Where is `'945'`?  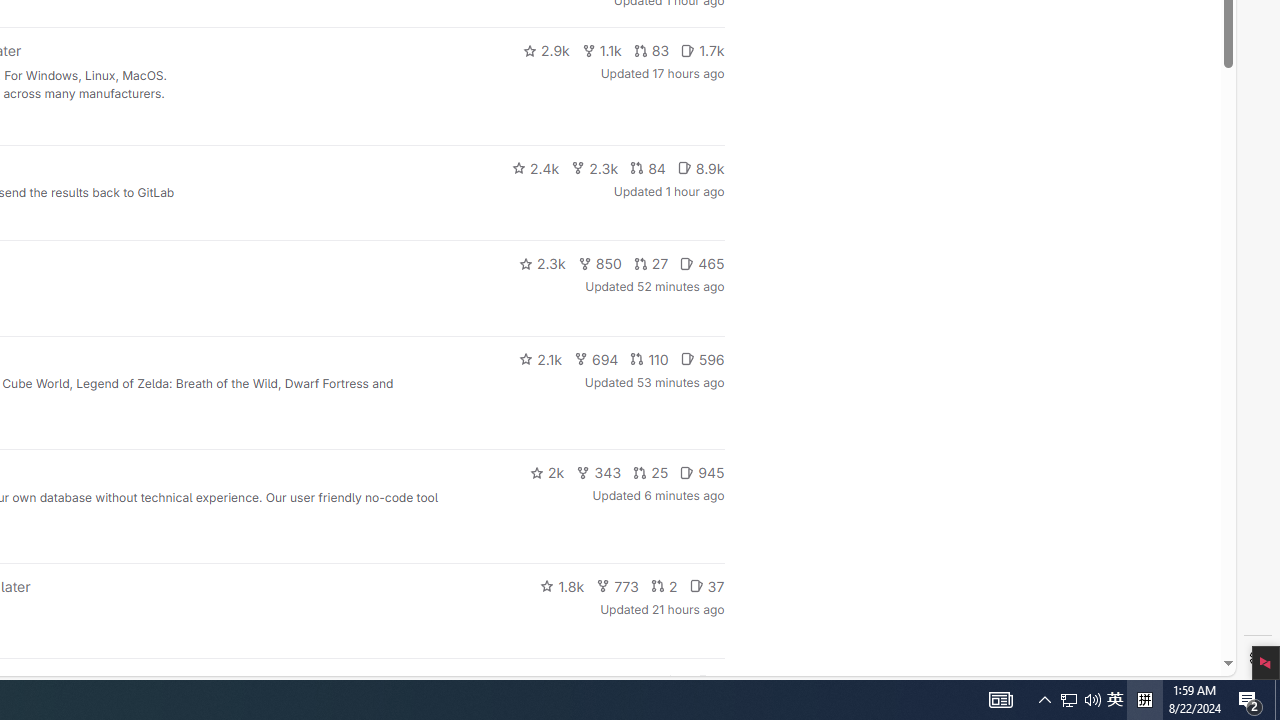 '945' is located at coordinates (702, 473).